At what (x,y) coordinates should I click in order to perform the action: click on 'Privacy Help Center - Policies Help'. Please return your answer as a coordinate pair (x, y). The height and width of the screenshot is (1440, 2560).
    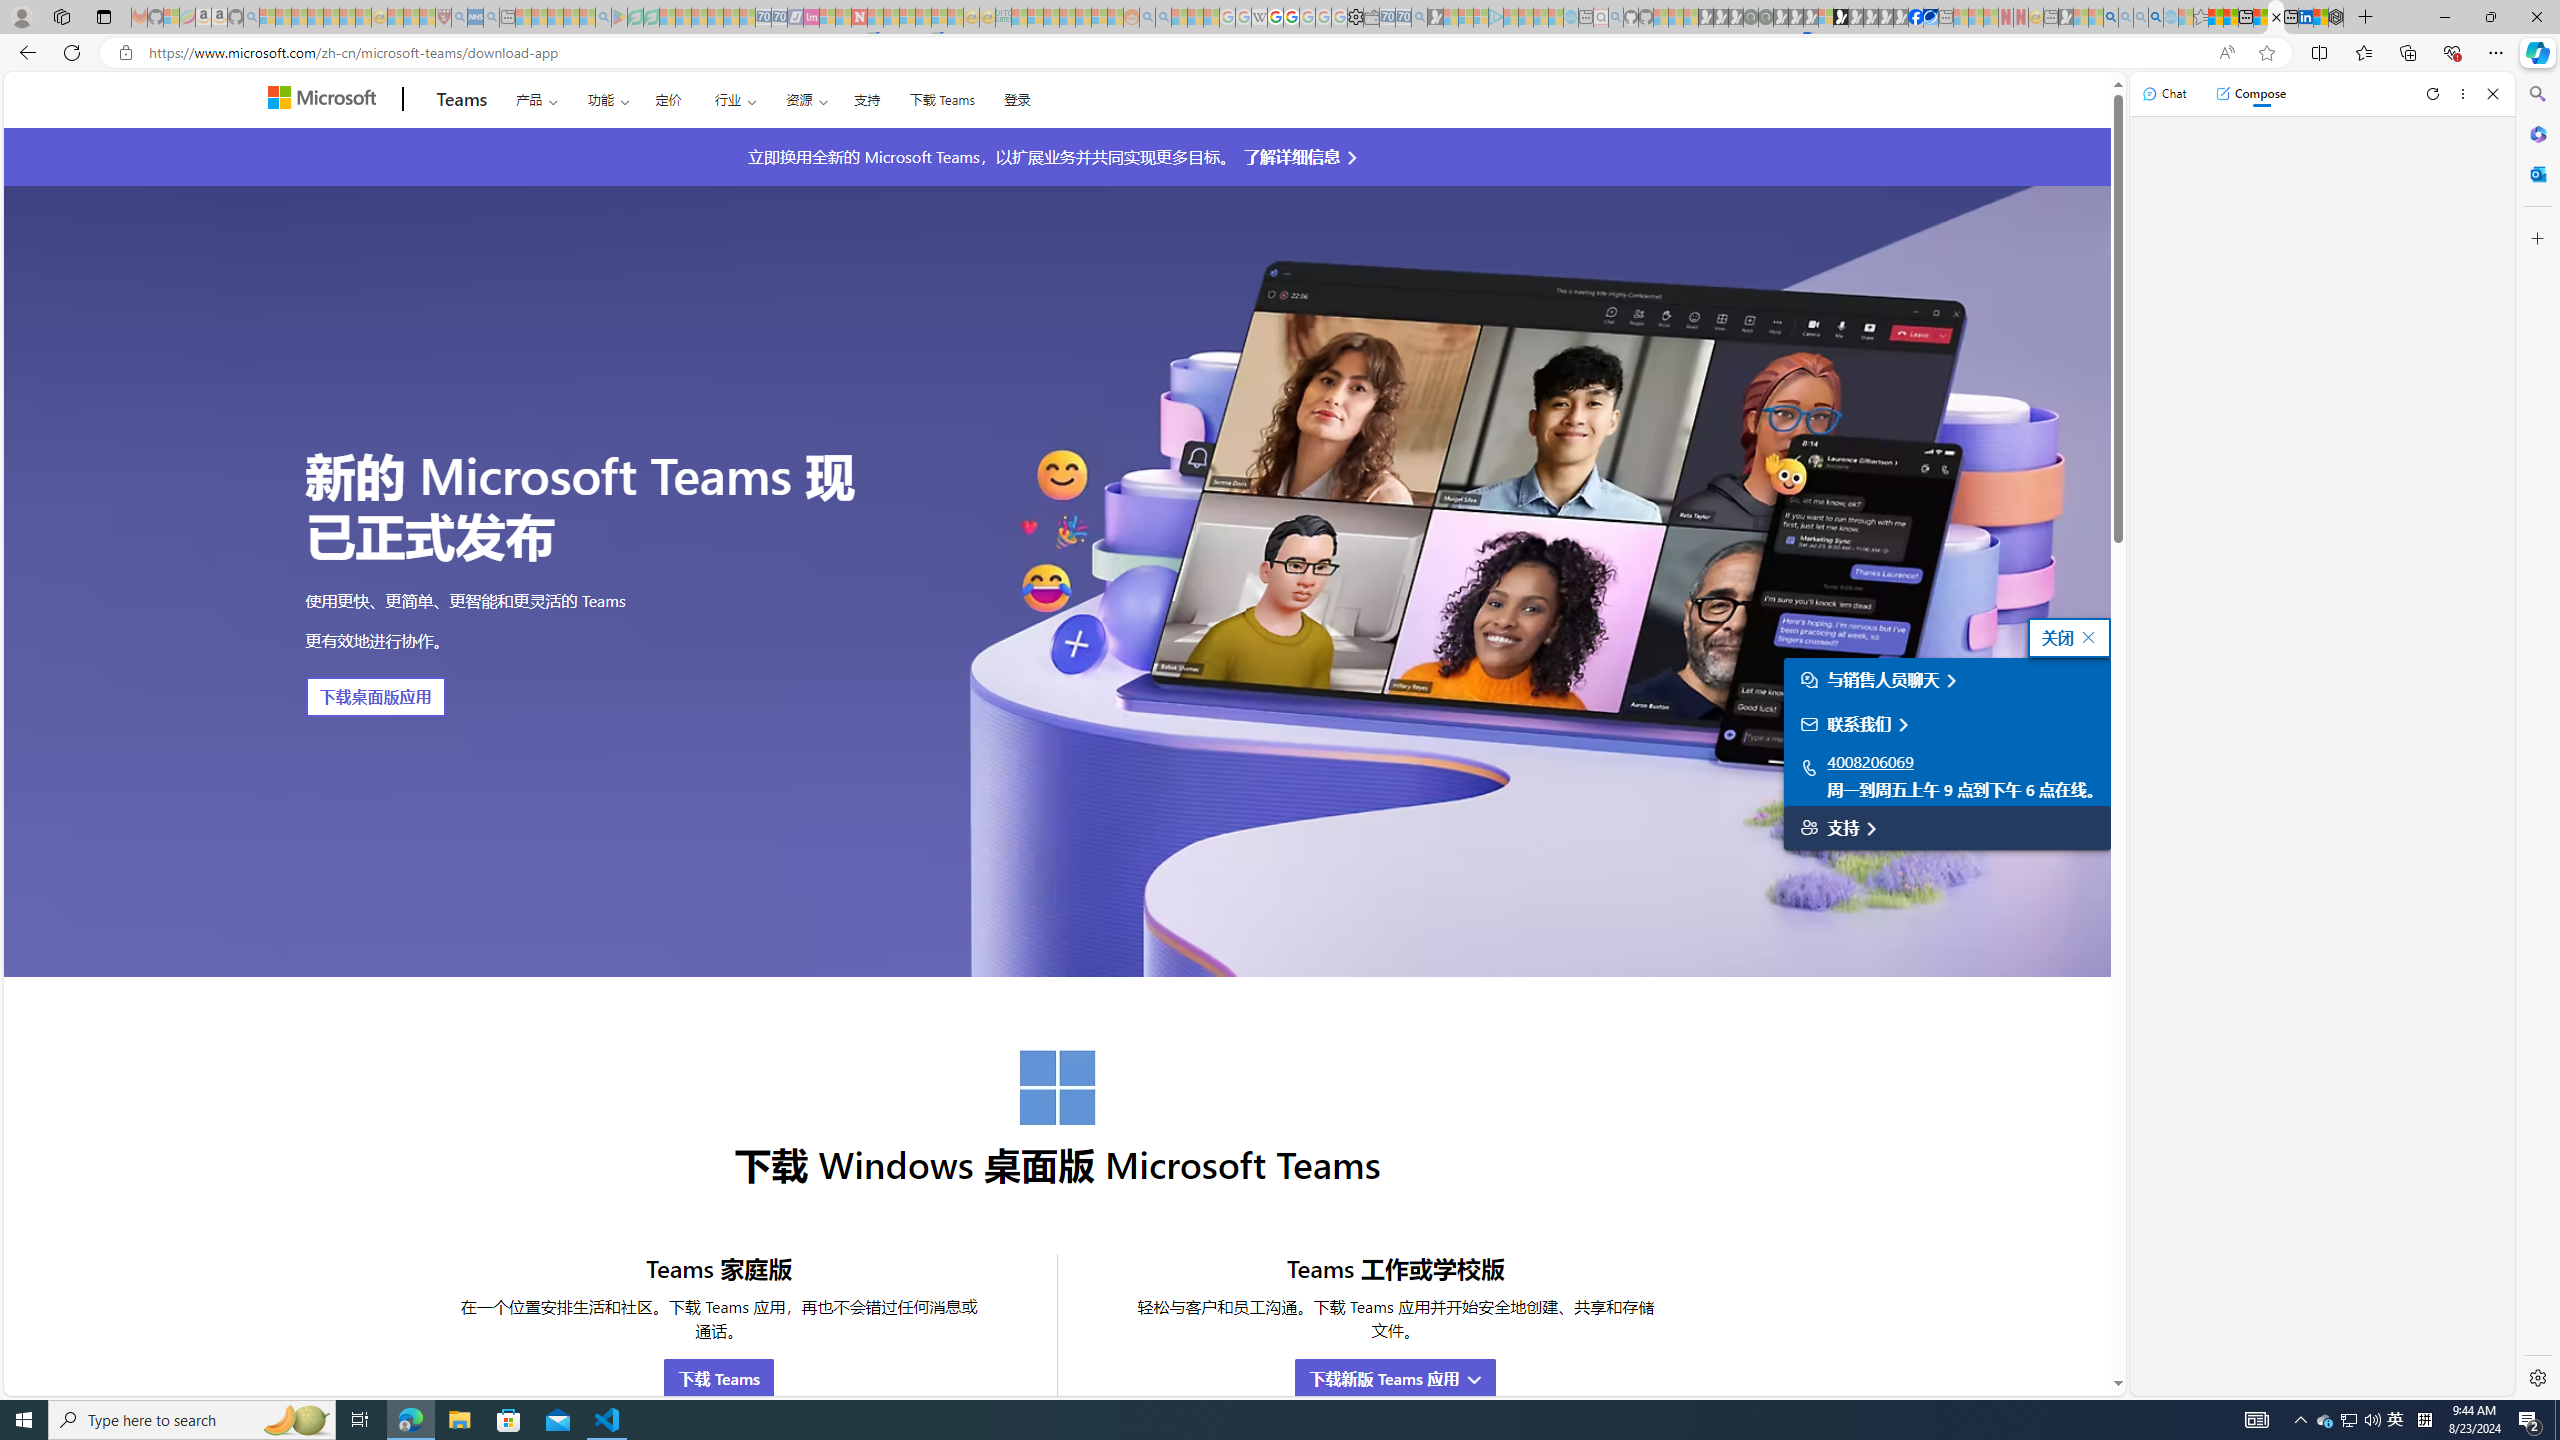
    Looking at the image, I should click on (1275, 16).